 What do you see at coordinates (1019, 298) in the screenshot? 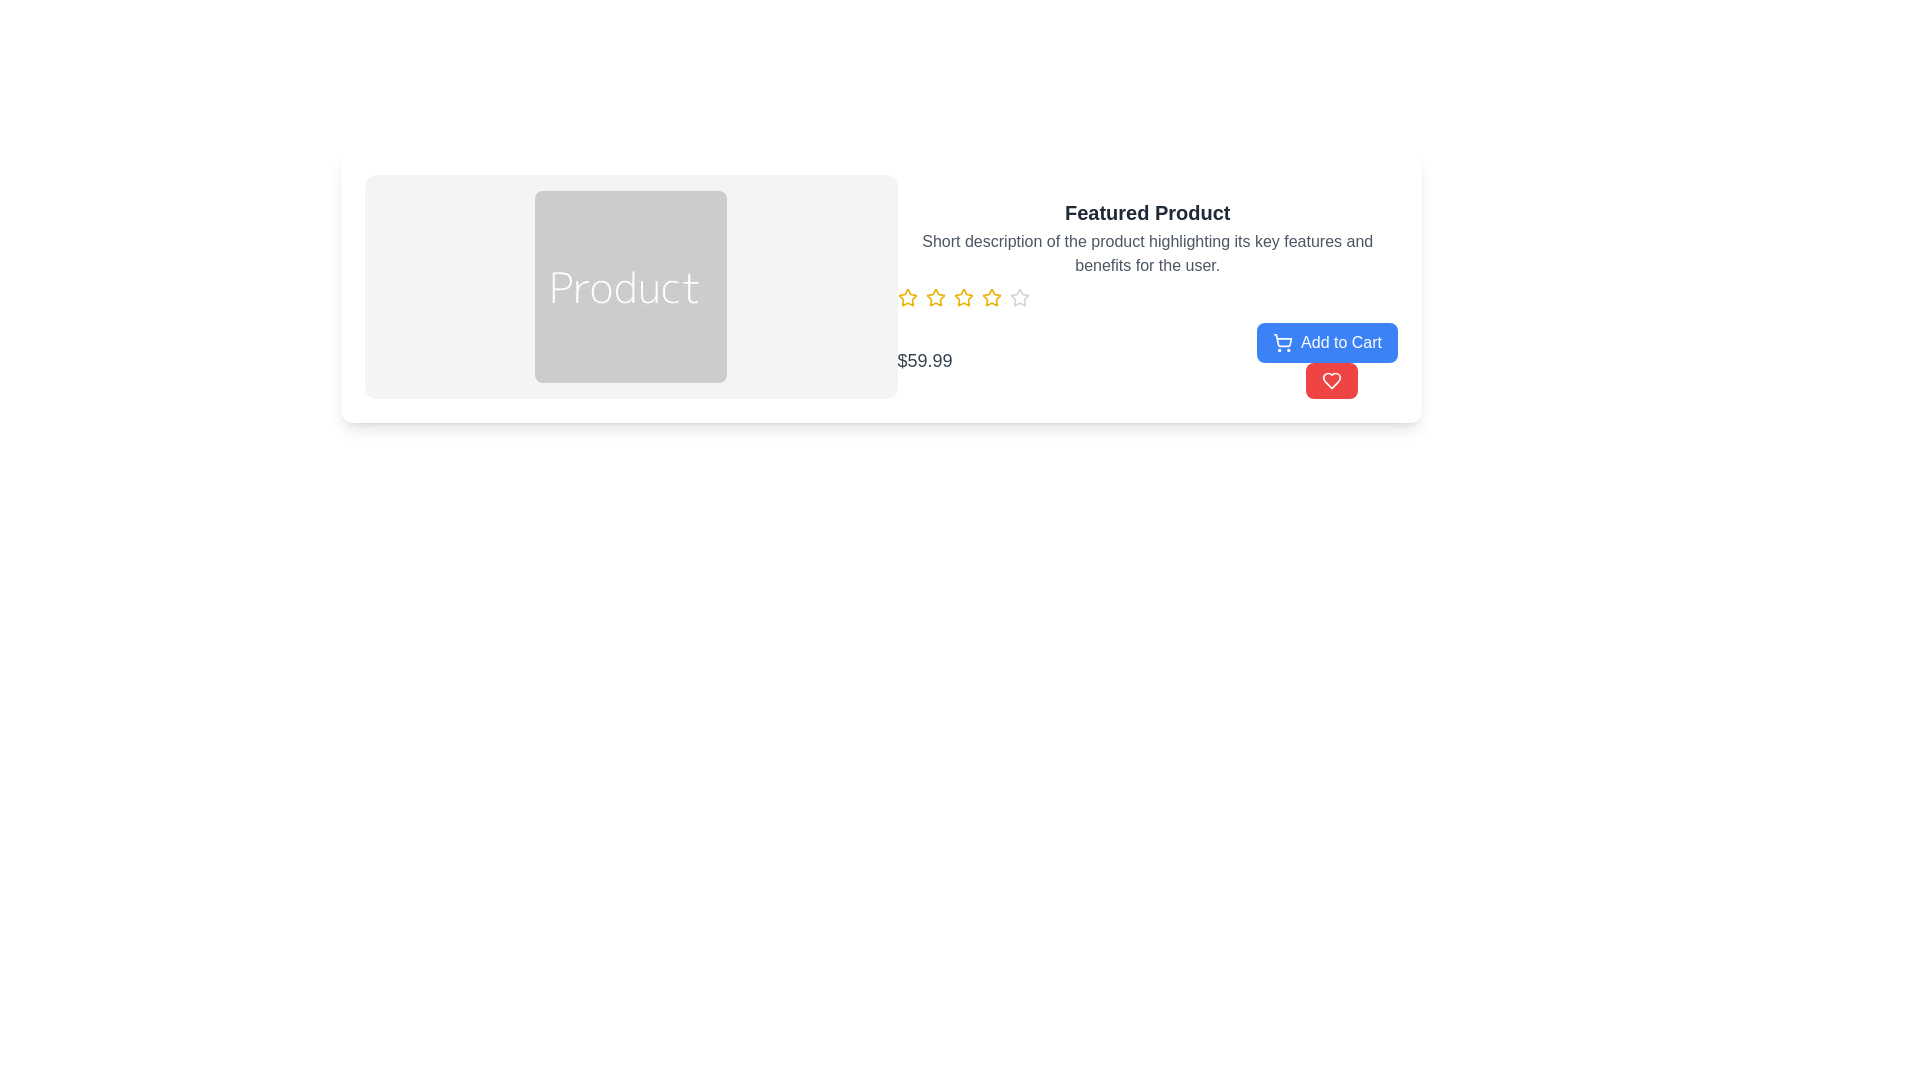
I see `the fifth star icon in a horizontal row of five, which indicates a lack of rating or an incomplete rating, positioned slightly above the product price` at bounding box center [1019, 298].